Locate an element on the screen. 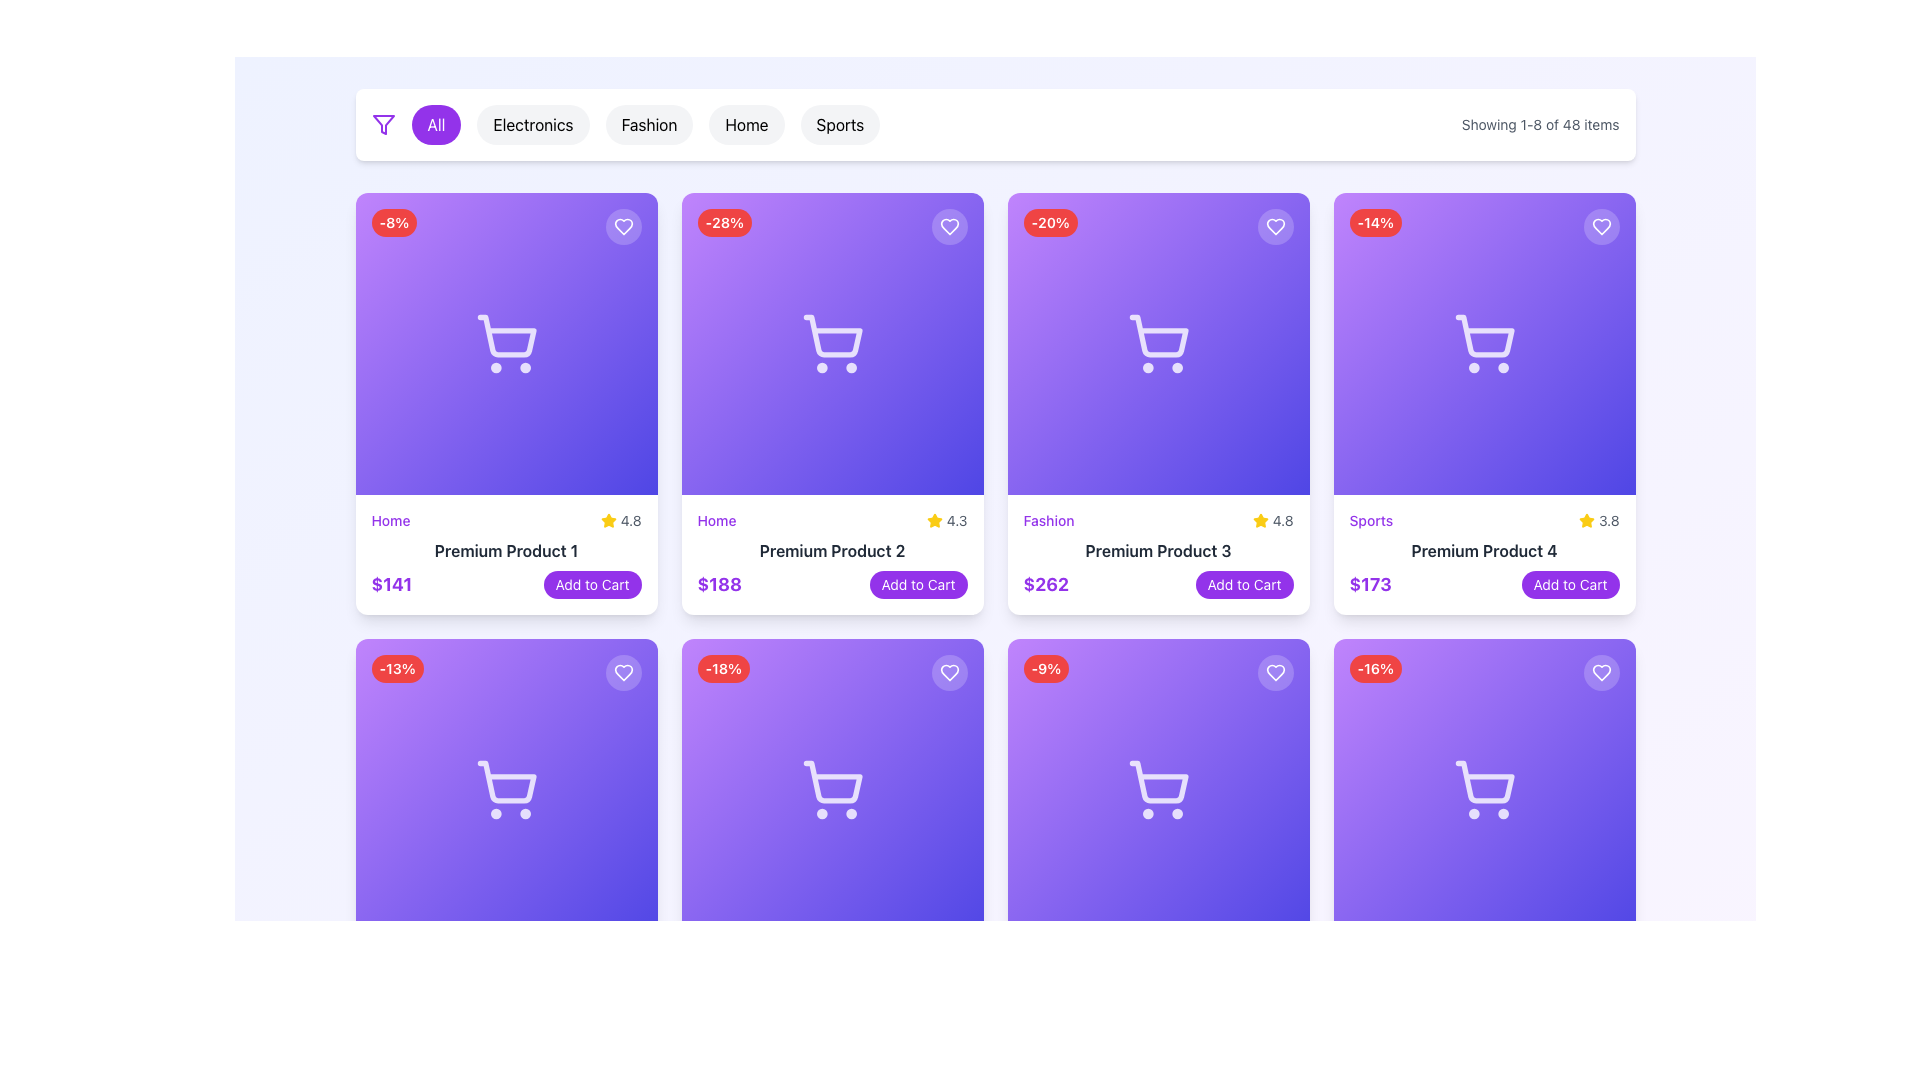  the text label displaying 'Premium Product 1' in a bold dark gray font to trigger any potential tooltip or visual effect is located at coordinates (506, 551).